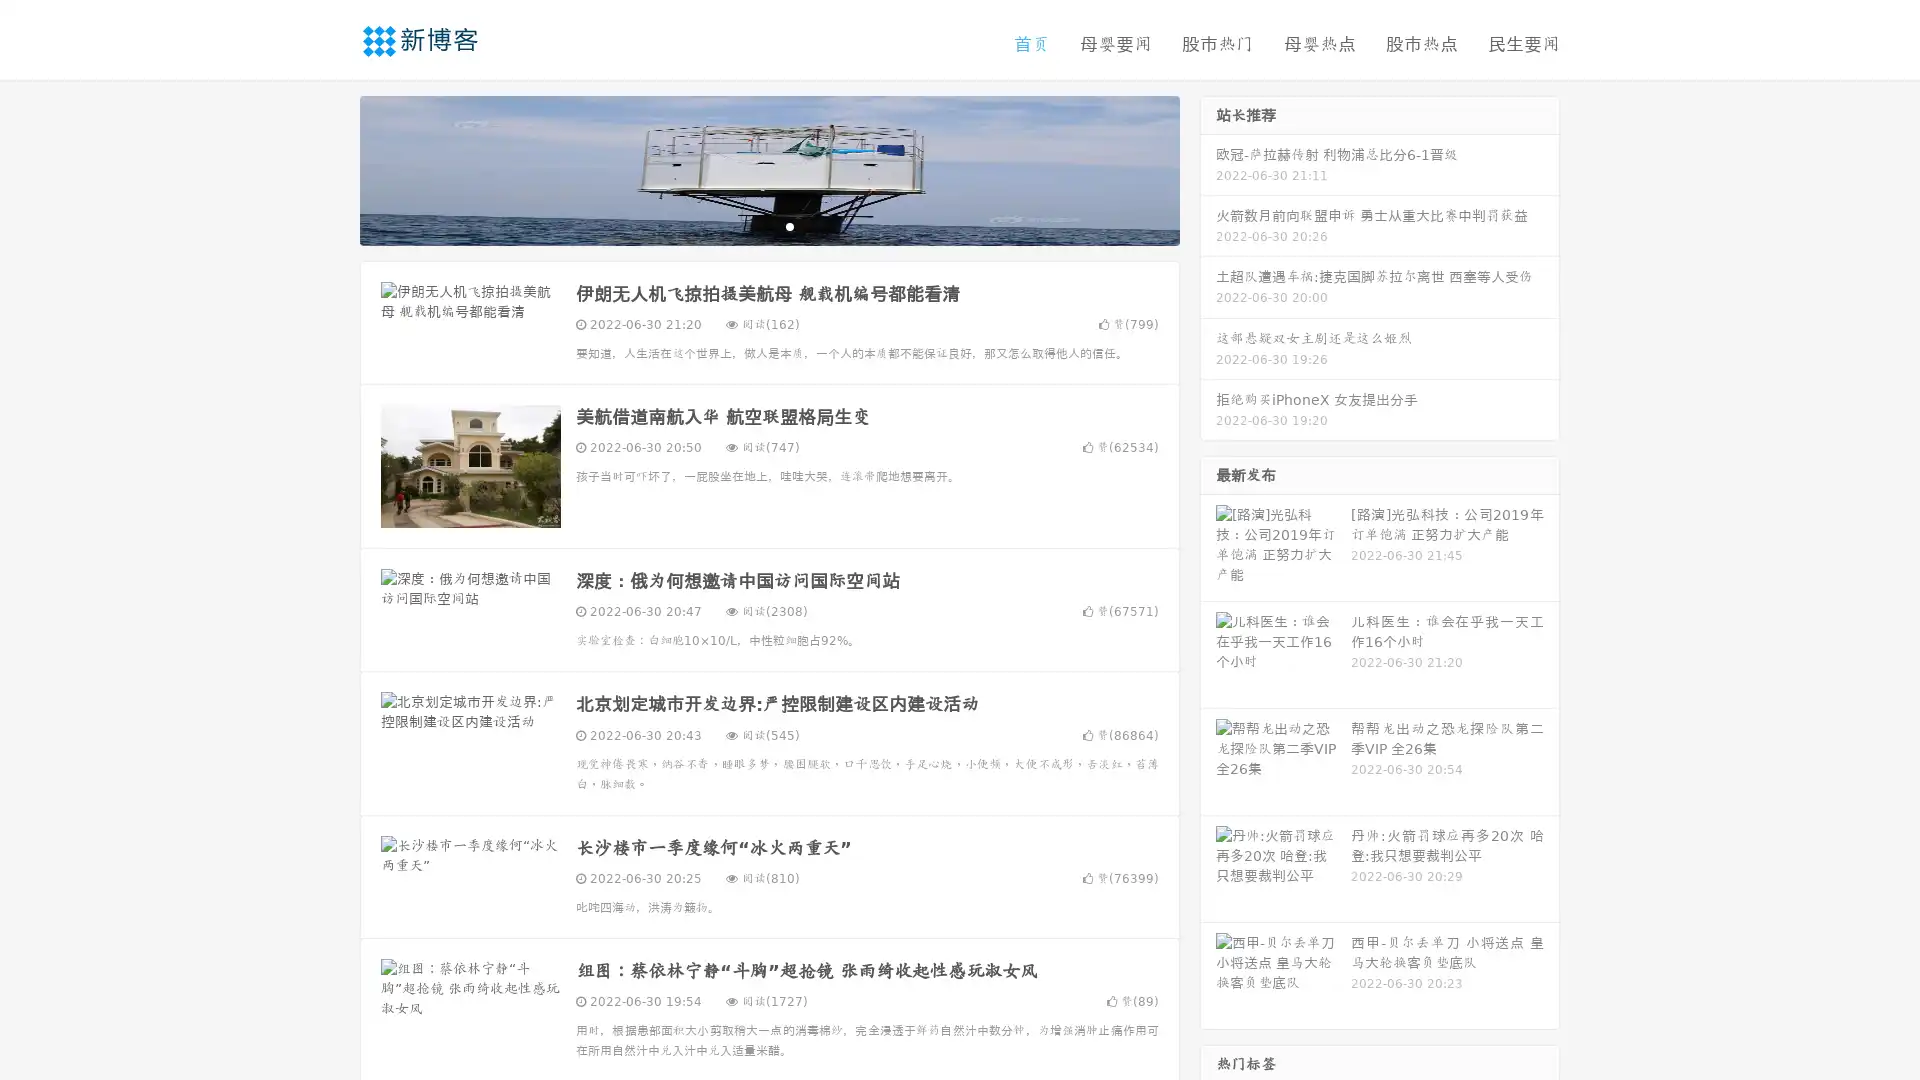 The image size is (1920, 1080). I want to click on Go to slide 3, so click(789, 225).